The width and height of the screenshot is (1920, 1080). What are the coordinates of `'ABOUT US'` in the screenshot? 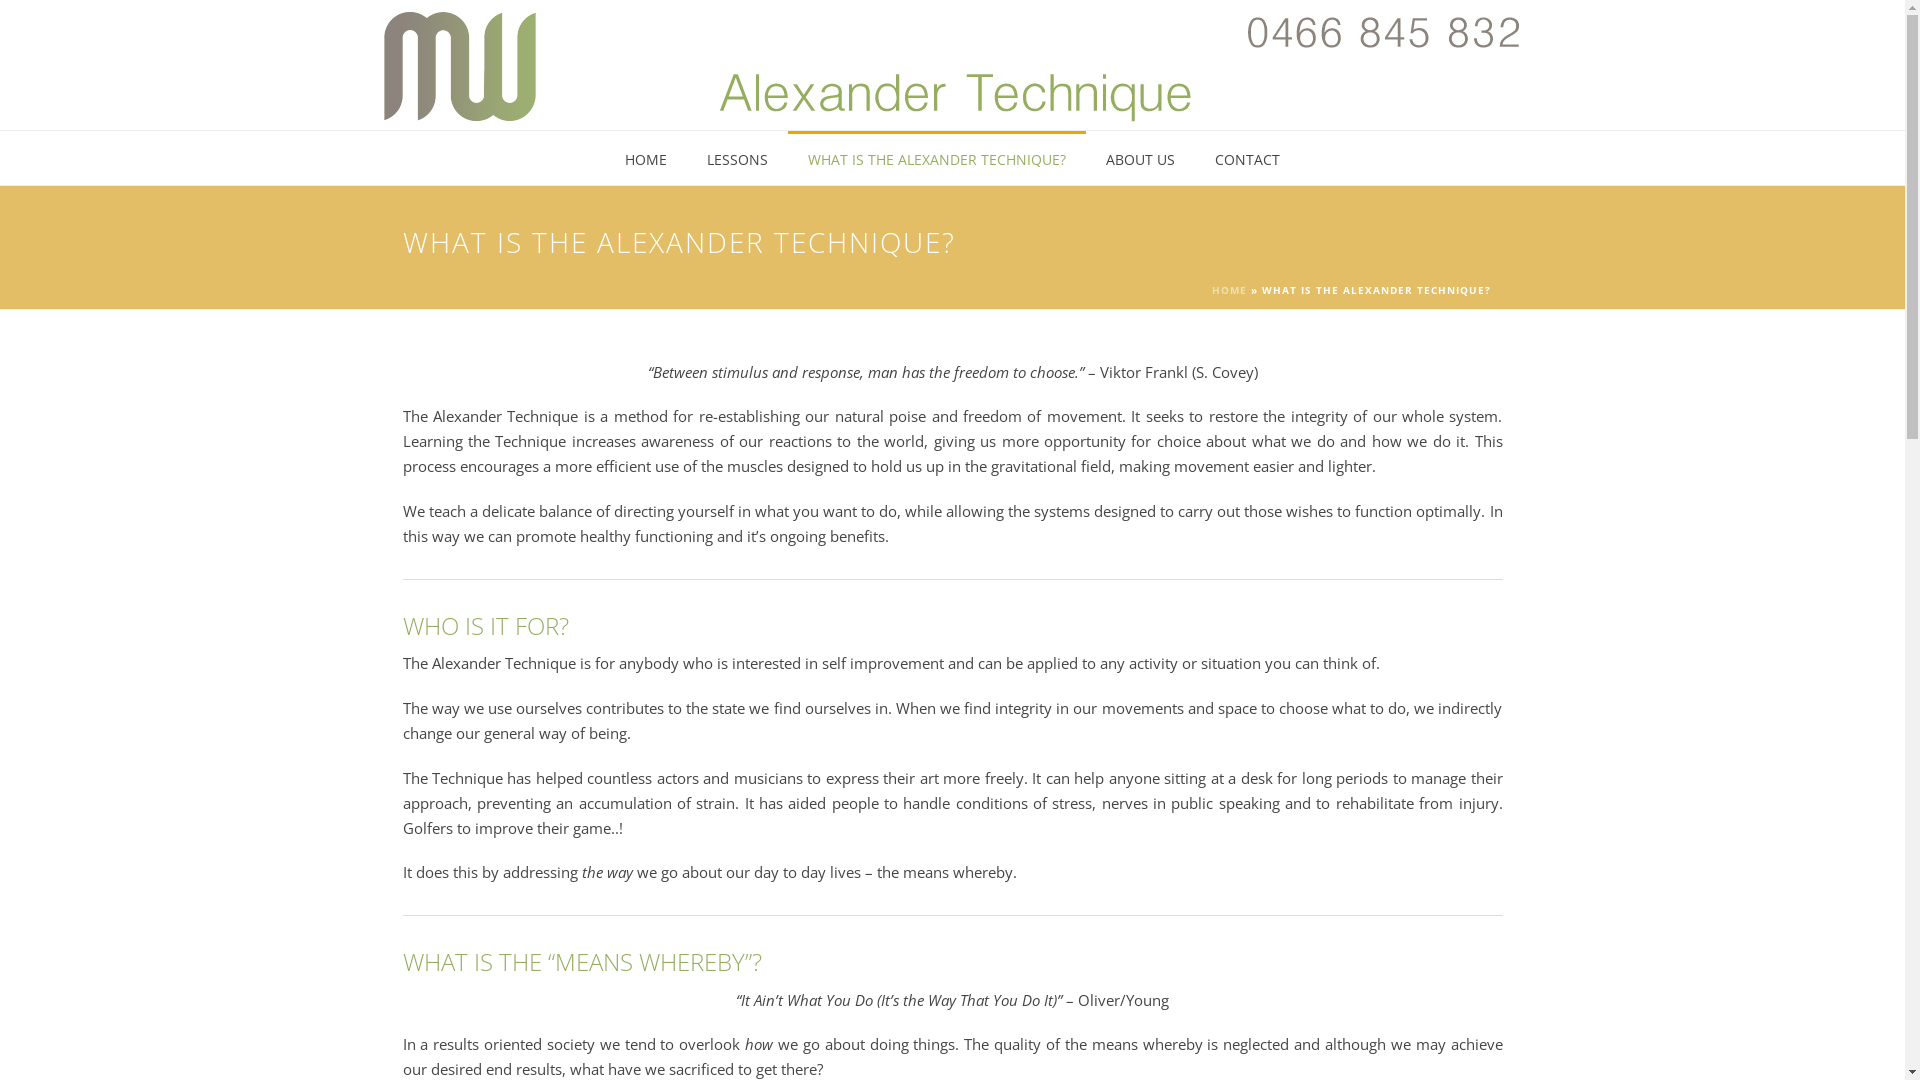 It's located at (1140, 157).